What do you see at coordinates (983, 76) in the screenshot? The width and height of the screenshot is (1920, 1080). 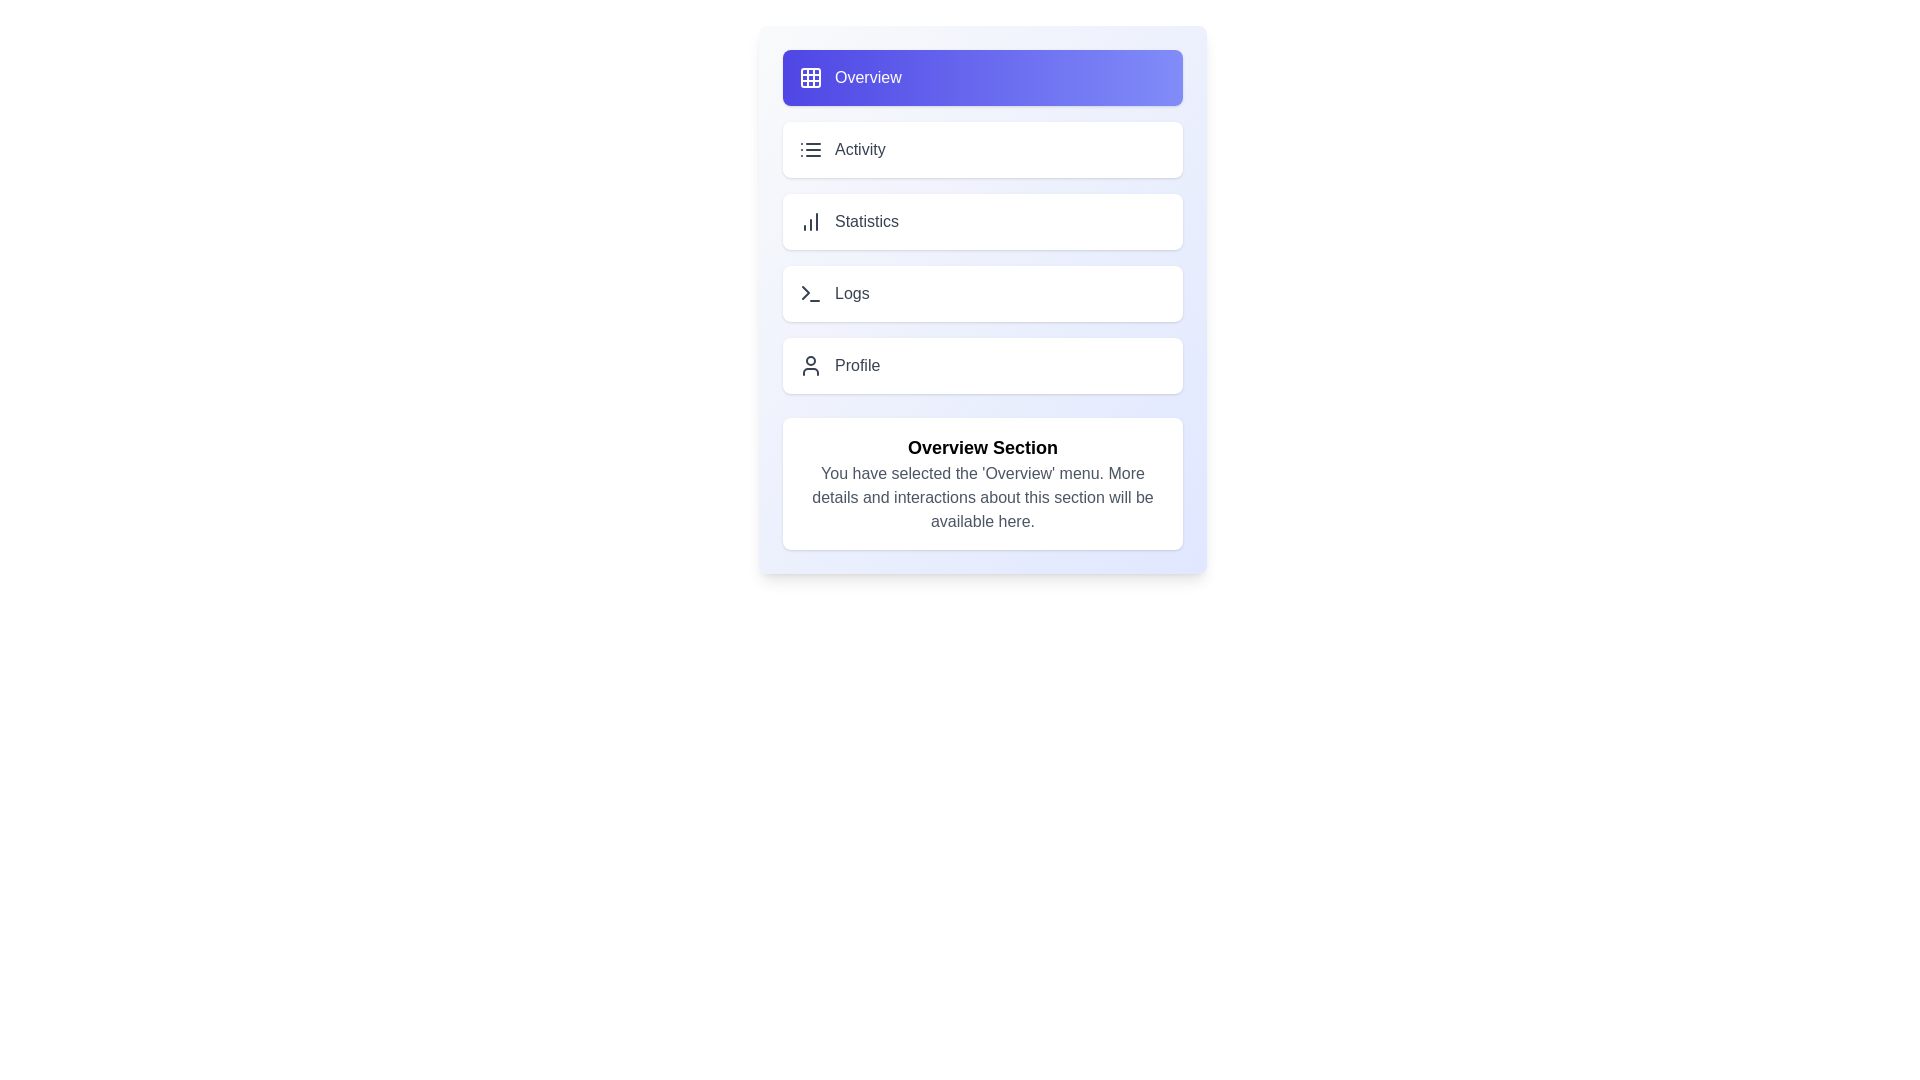 I see `the menu item Overview to display its section` at bounding box center [983, 76].